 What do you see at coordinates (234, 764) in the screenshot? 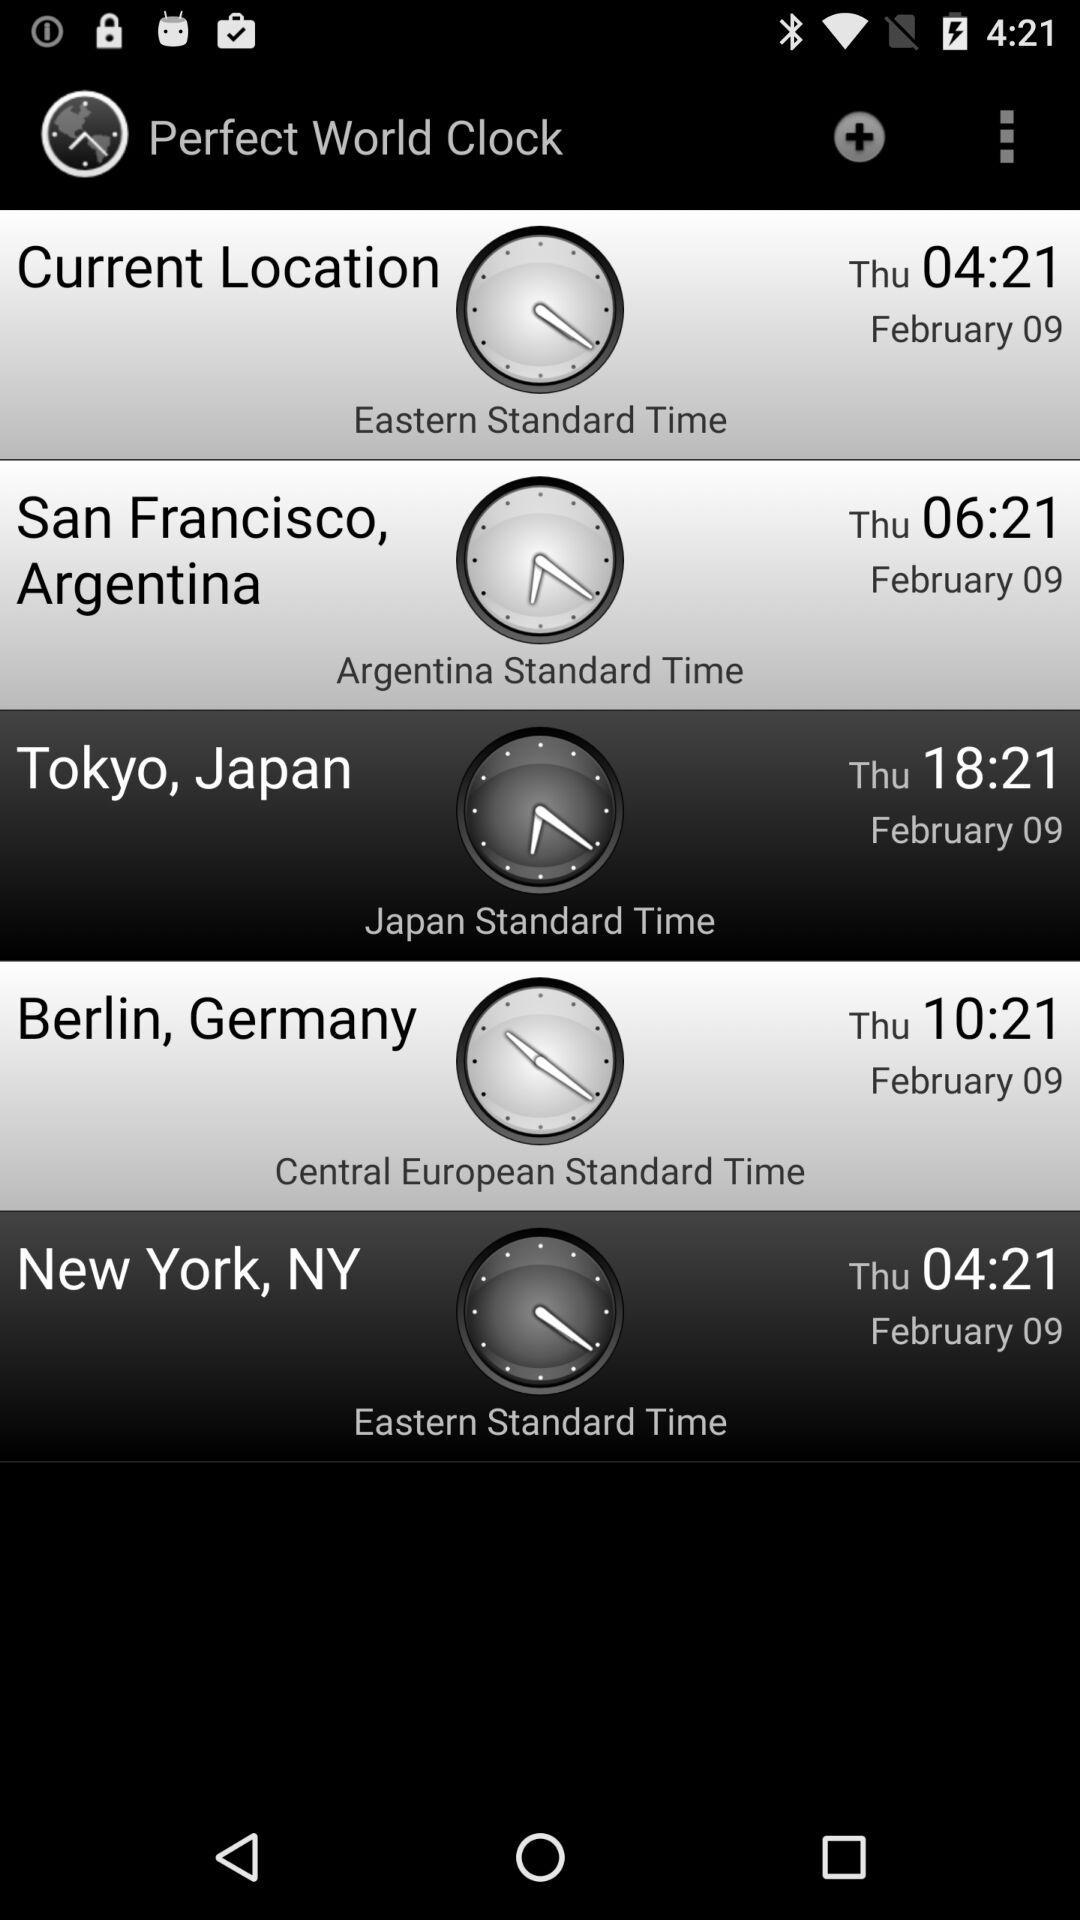
I see `the icon below argentina standard time item` at bounding box center [234, 764].